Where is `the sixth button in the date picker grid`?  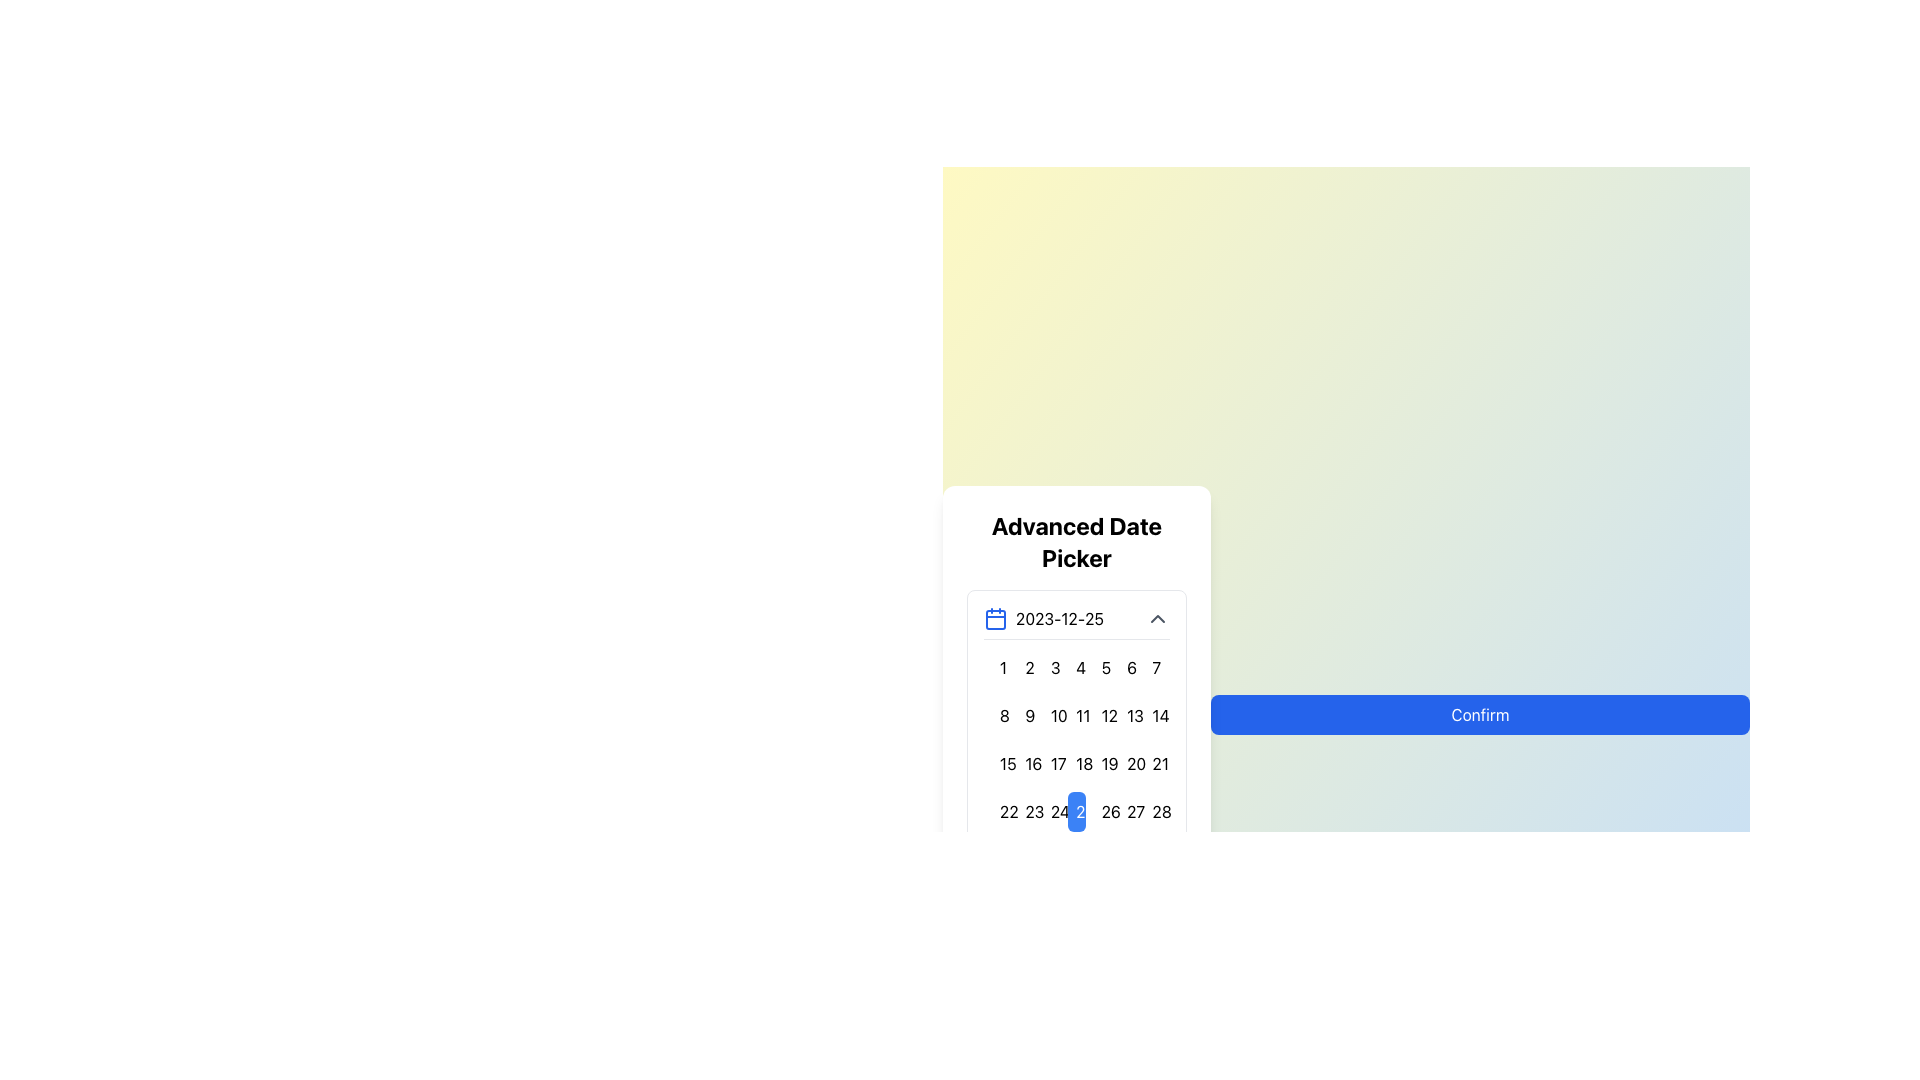 the sixth button in the date picker grid is located at coordinates (1127, 667).